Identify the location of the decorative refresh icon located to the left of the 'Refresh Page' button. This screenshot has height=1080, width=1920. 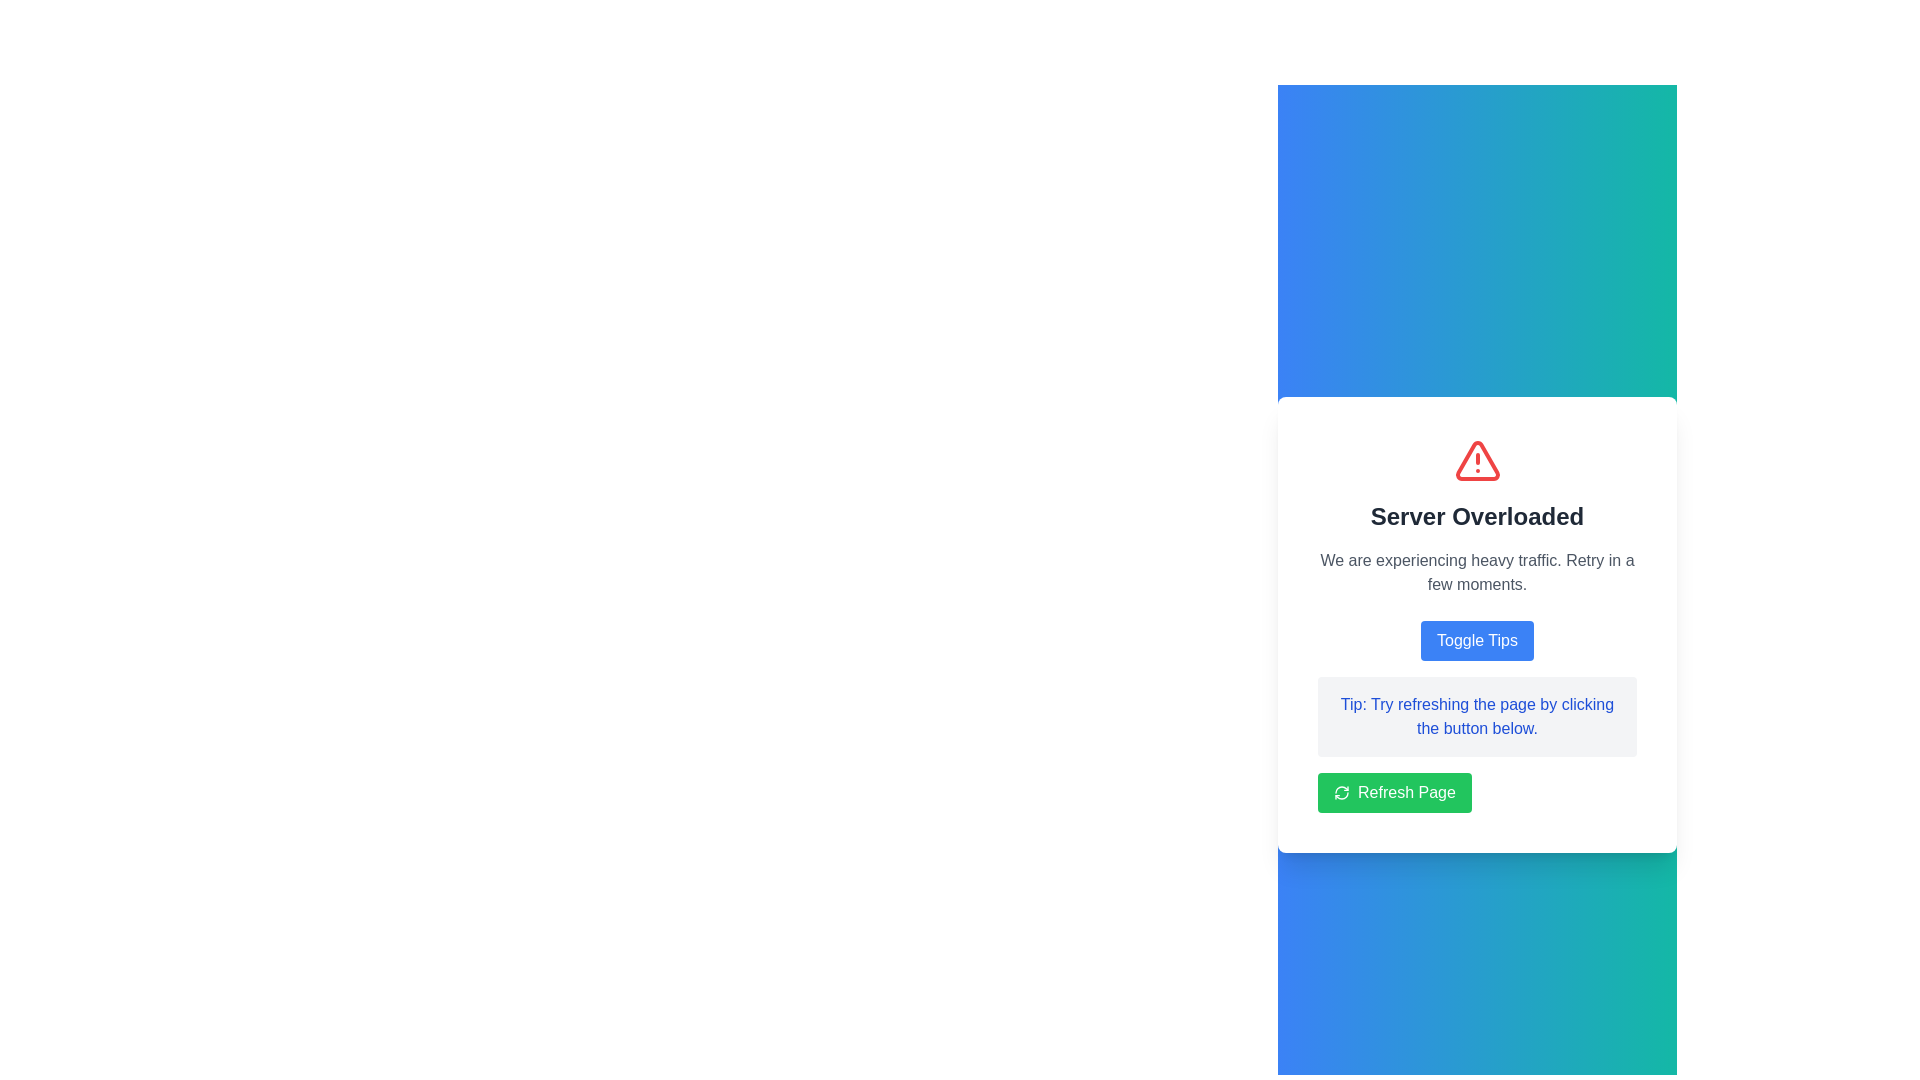
(1342, 792).